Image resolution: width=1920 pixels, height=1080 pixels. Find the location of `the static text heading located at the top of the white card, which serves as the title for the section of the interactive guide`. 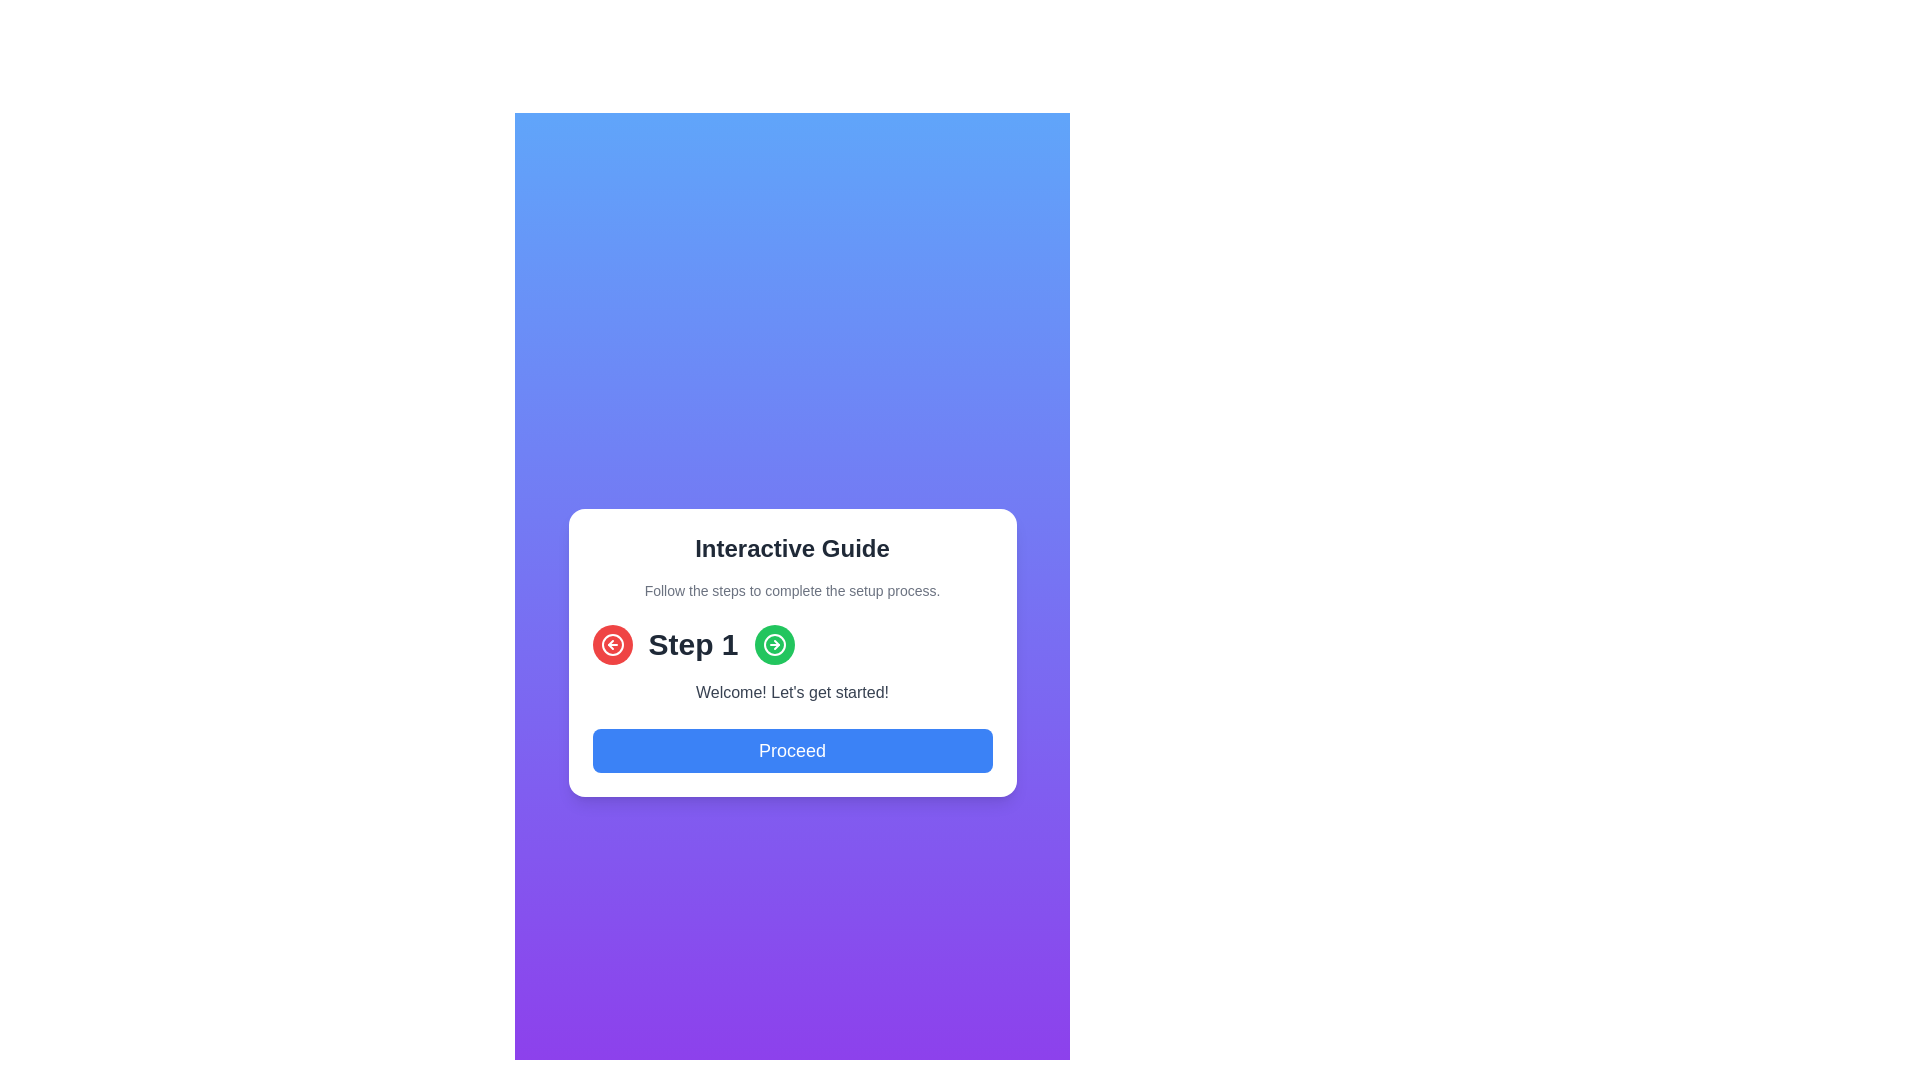

the static text heading located at the top of the white card, which serves as the title for the section of the interactive guide is located at coordinates (791, 548).